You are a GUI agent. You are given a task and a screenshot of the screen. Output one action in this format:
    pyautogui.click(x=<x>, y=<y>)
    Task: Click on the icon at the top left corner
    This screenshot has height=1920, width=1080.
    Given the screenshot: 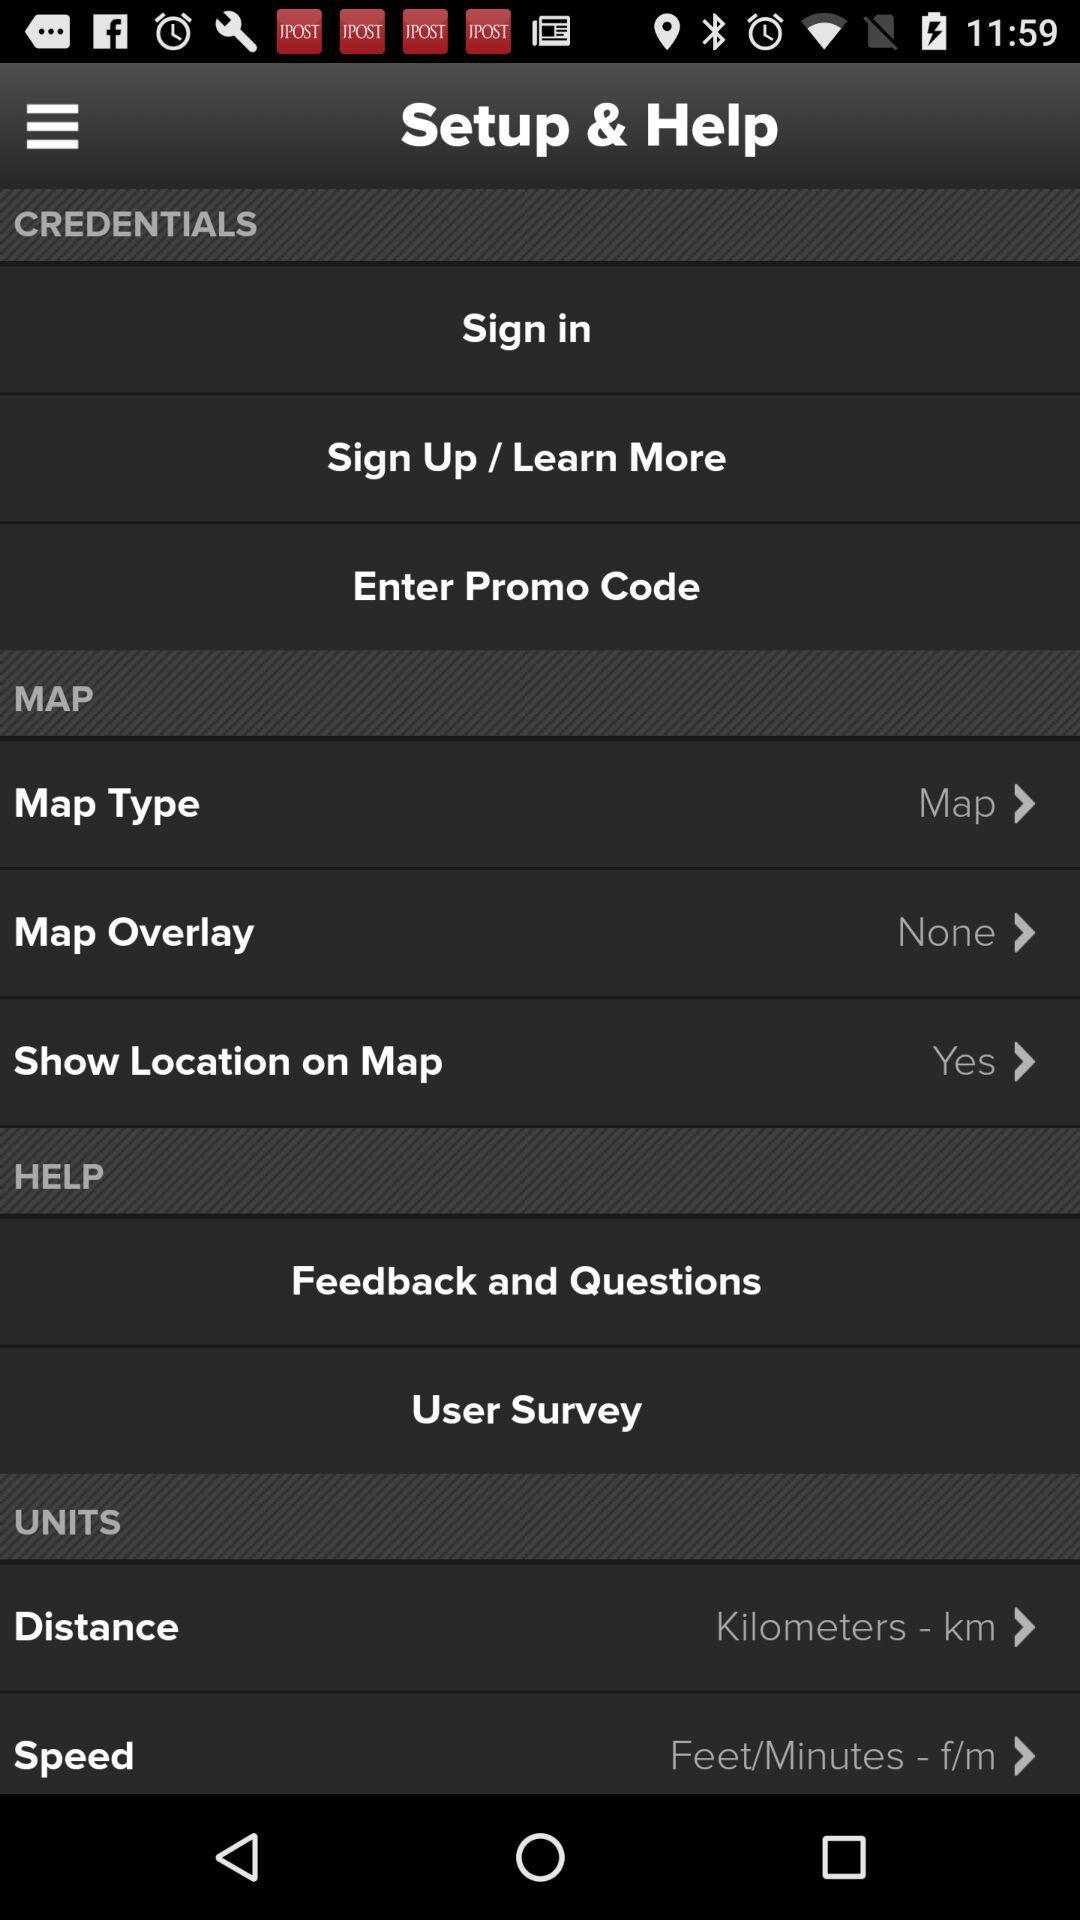 What is the action you would take?
    pyautogui.click(x=51, y=124)
    